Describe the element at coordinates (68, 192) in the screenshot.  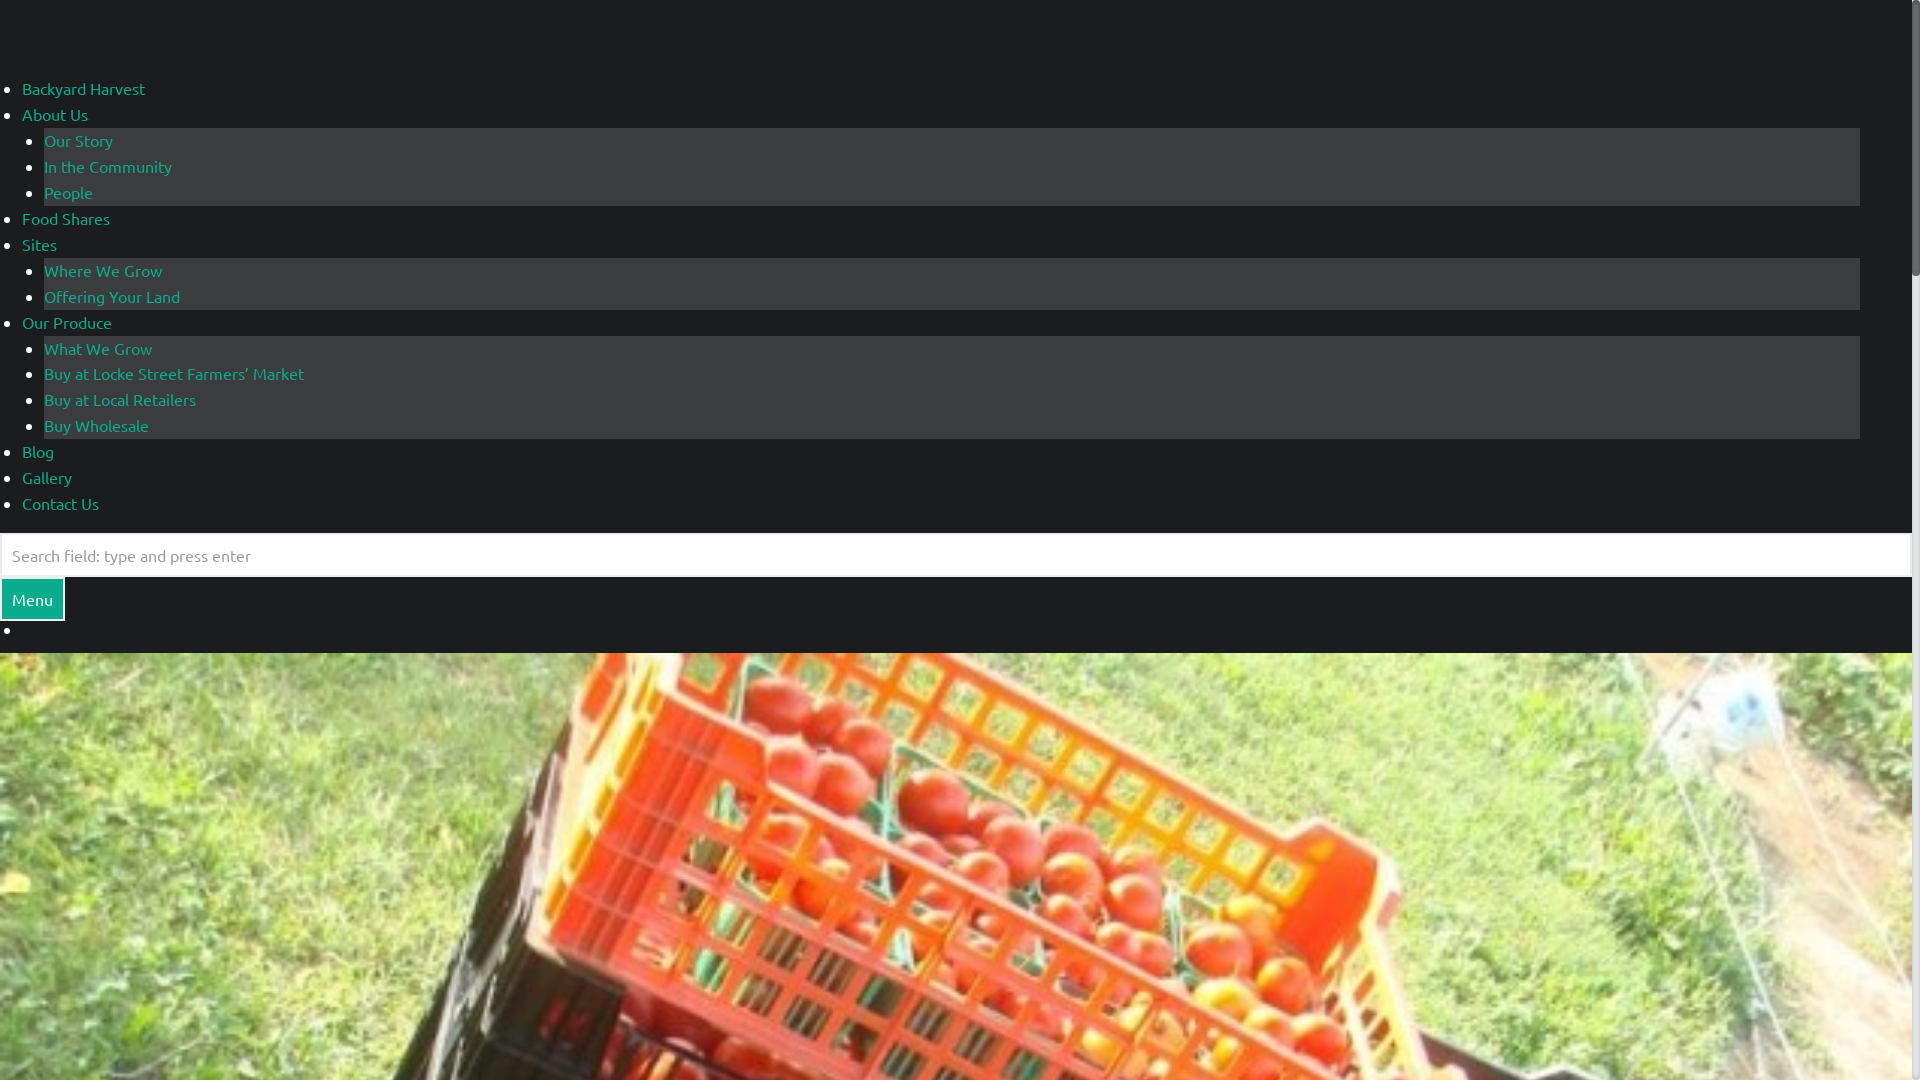
I see `'People'` at that location.